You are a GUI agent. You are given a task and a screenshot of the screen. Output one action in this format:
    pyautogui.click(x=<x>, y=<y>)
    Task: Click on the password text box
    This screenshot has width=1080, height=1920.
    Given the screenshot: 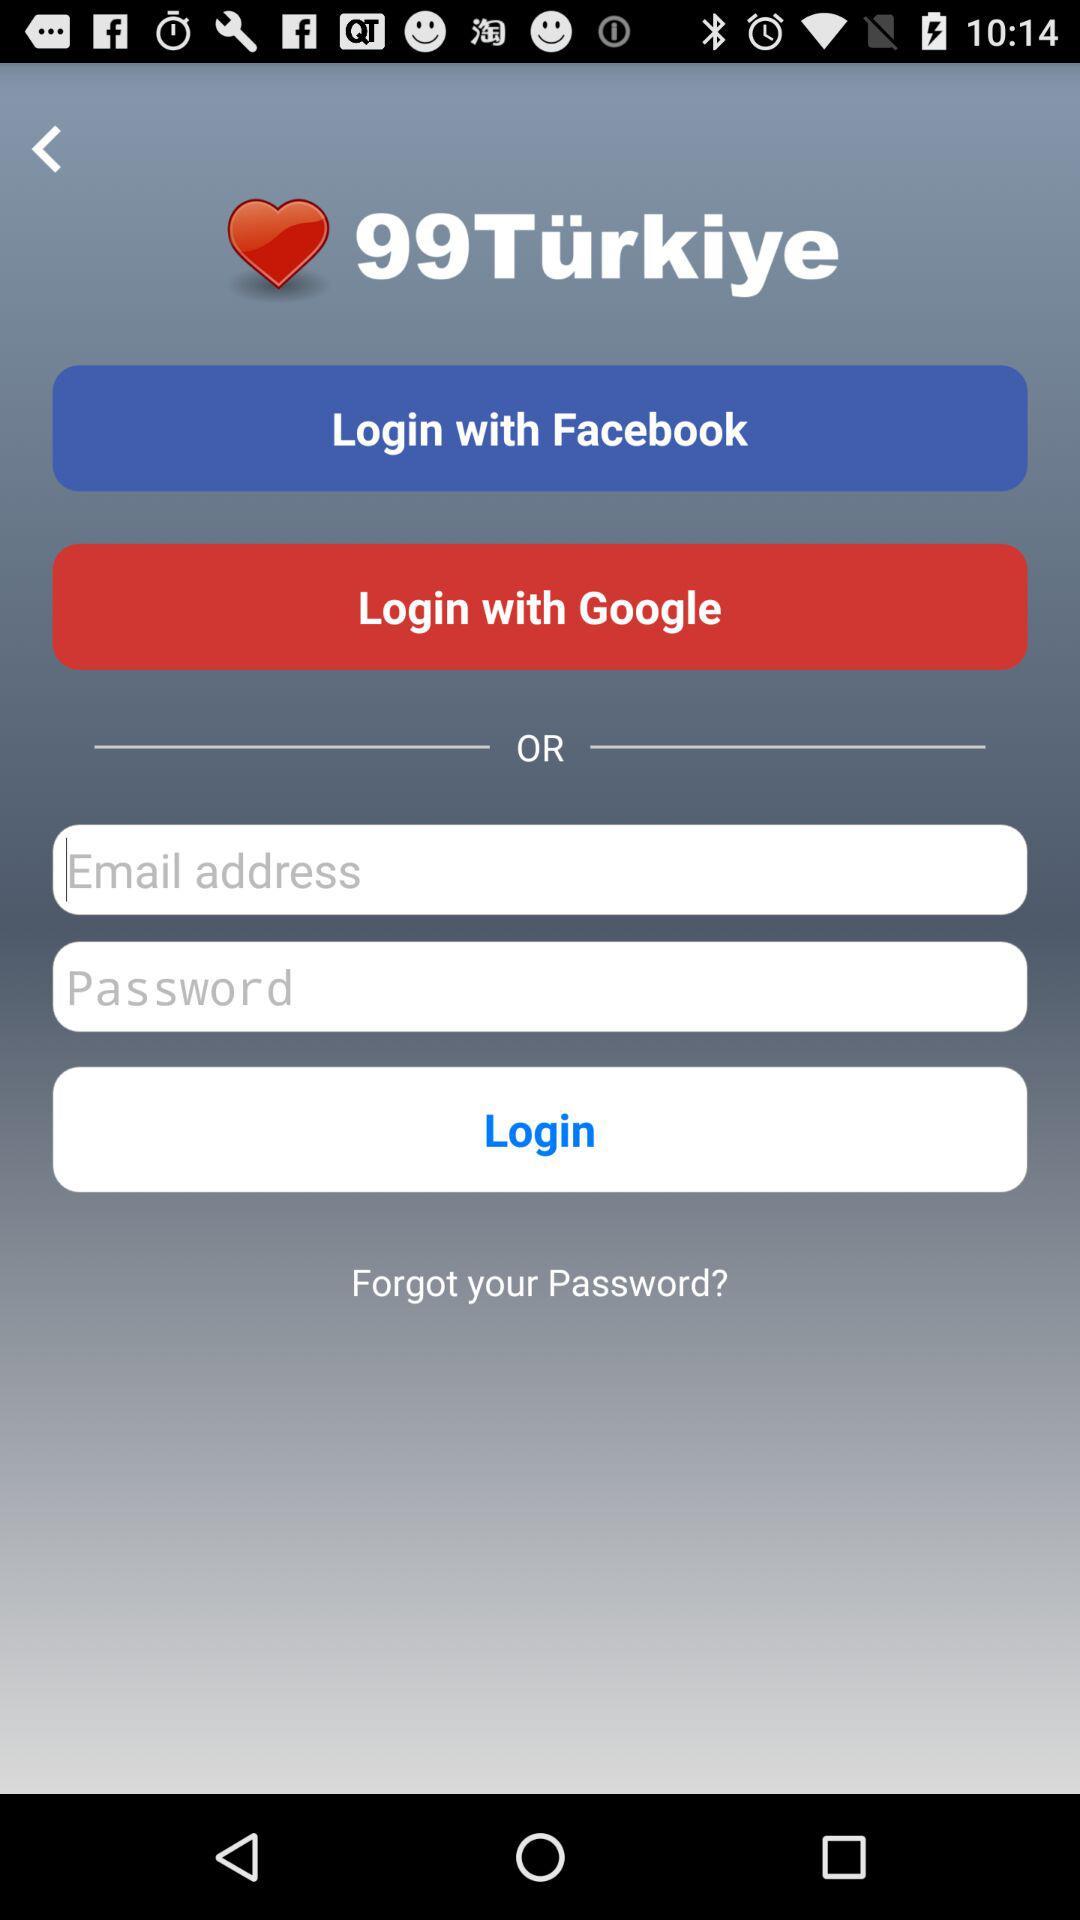 What is the action you would take?
    pyautogui.click(x=540, y=986)
    